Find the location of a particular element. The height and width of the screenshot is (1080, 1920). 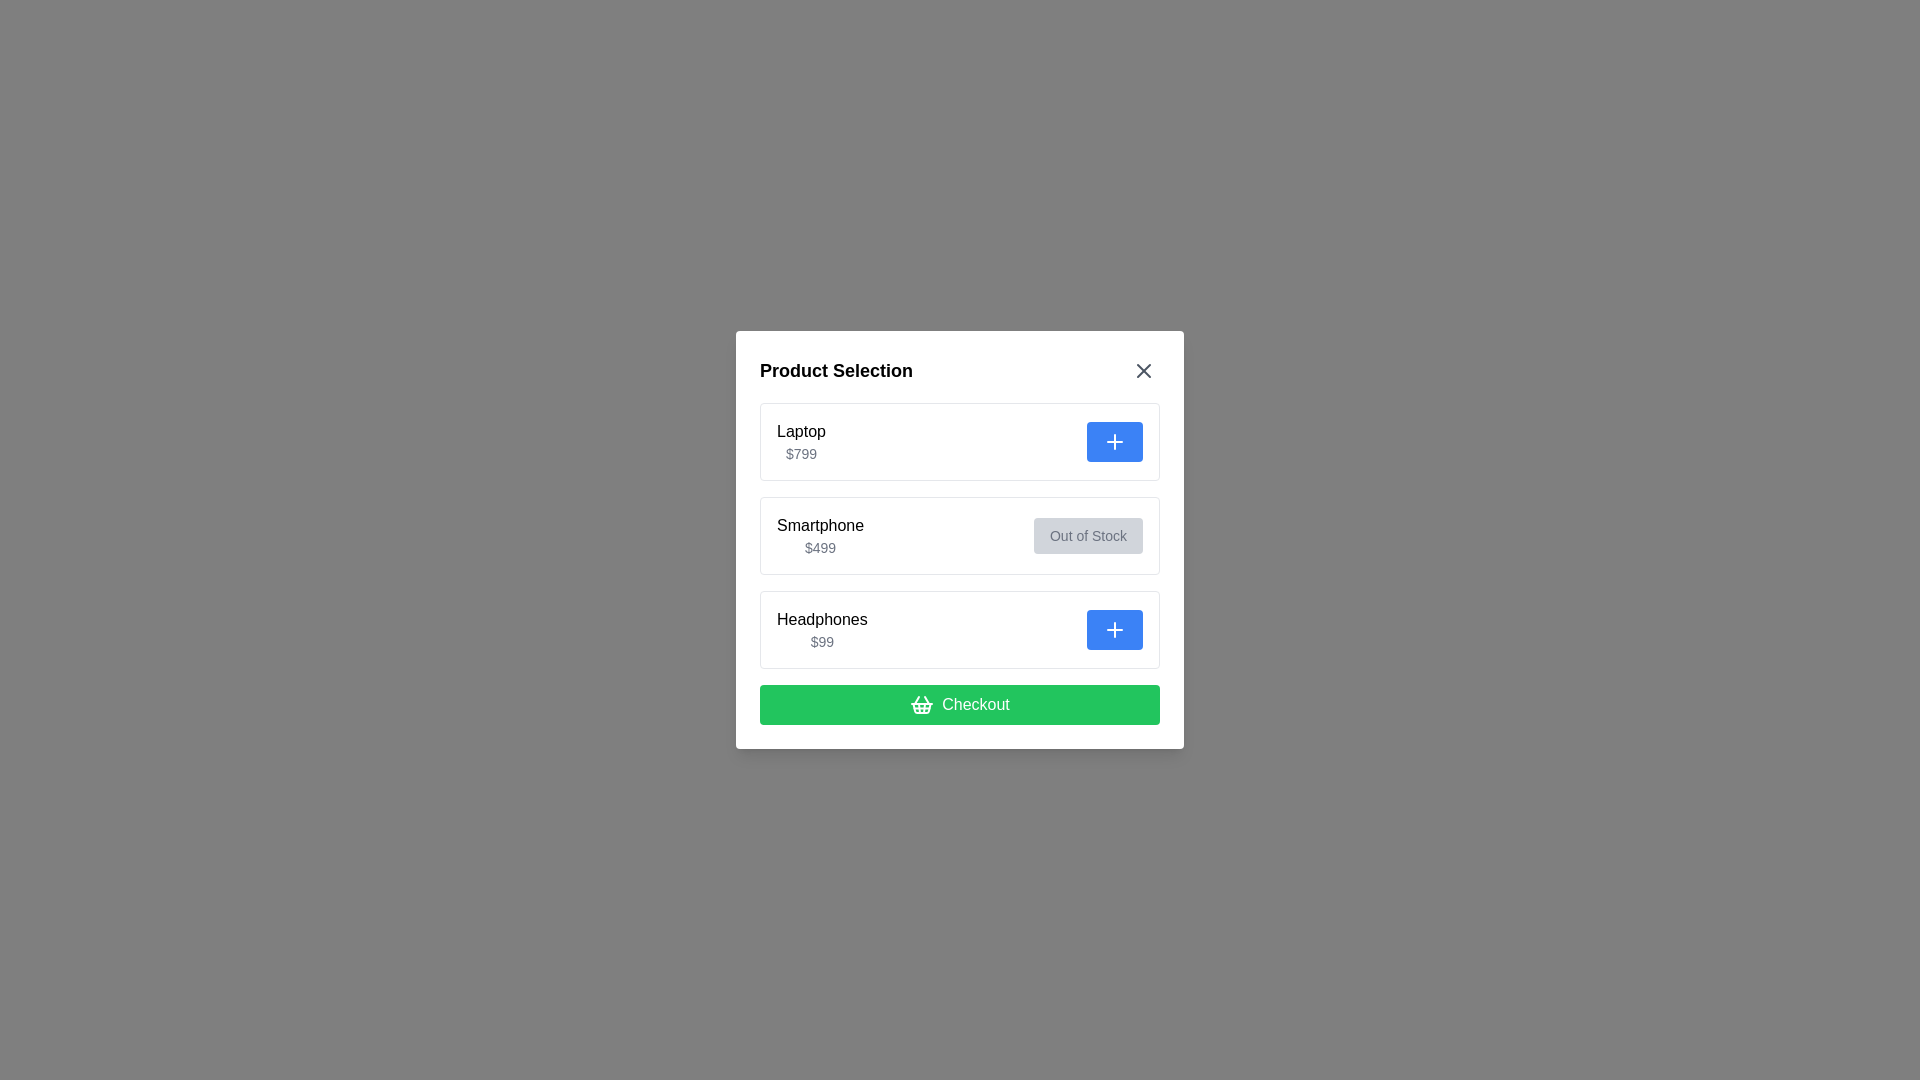

the 'Checkout' button to proceed is located at coordinates (960, 704).